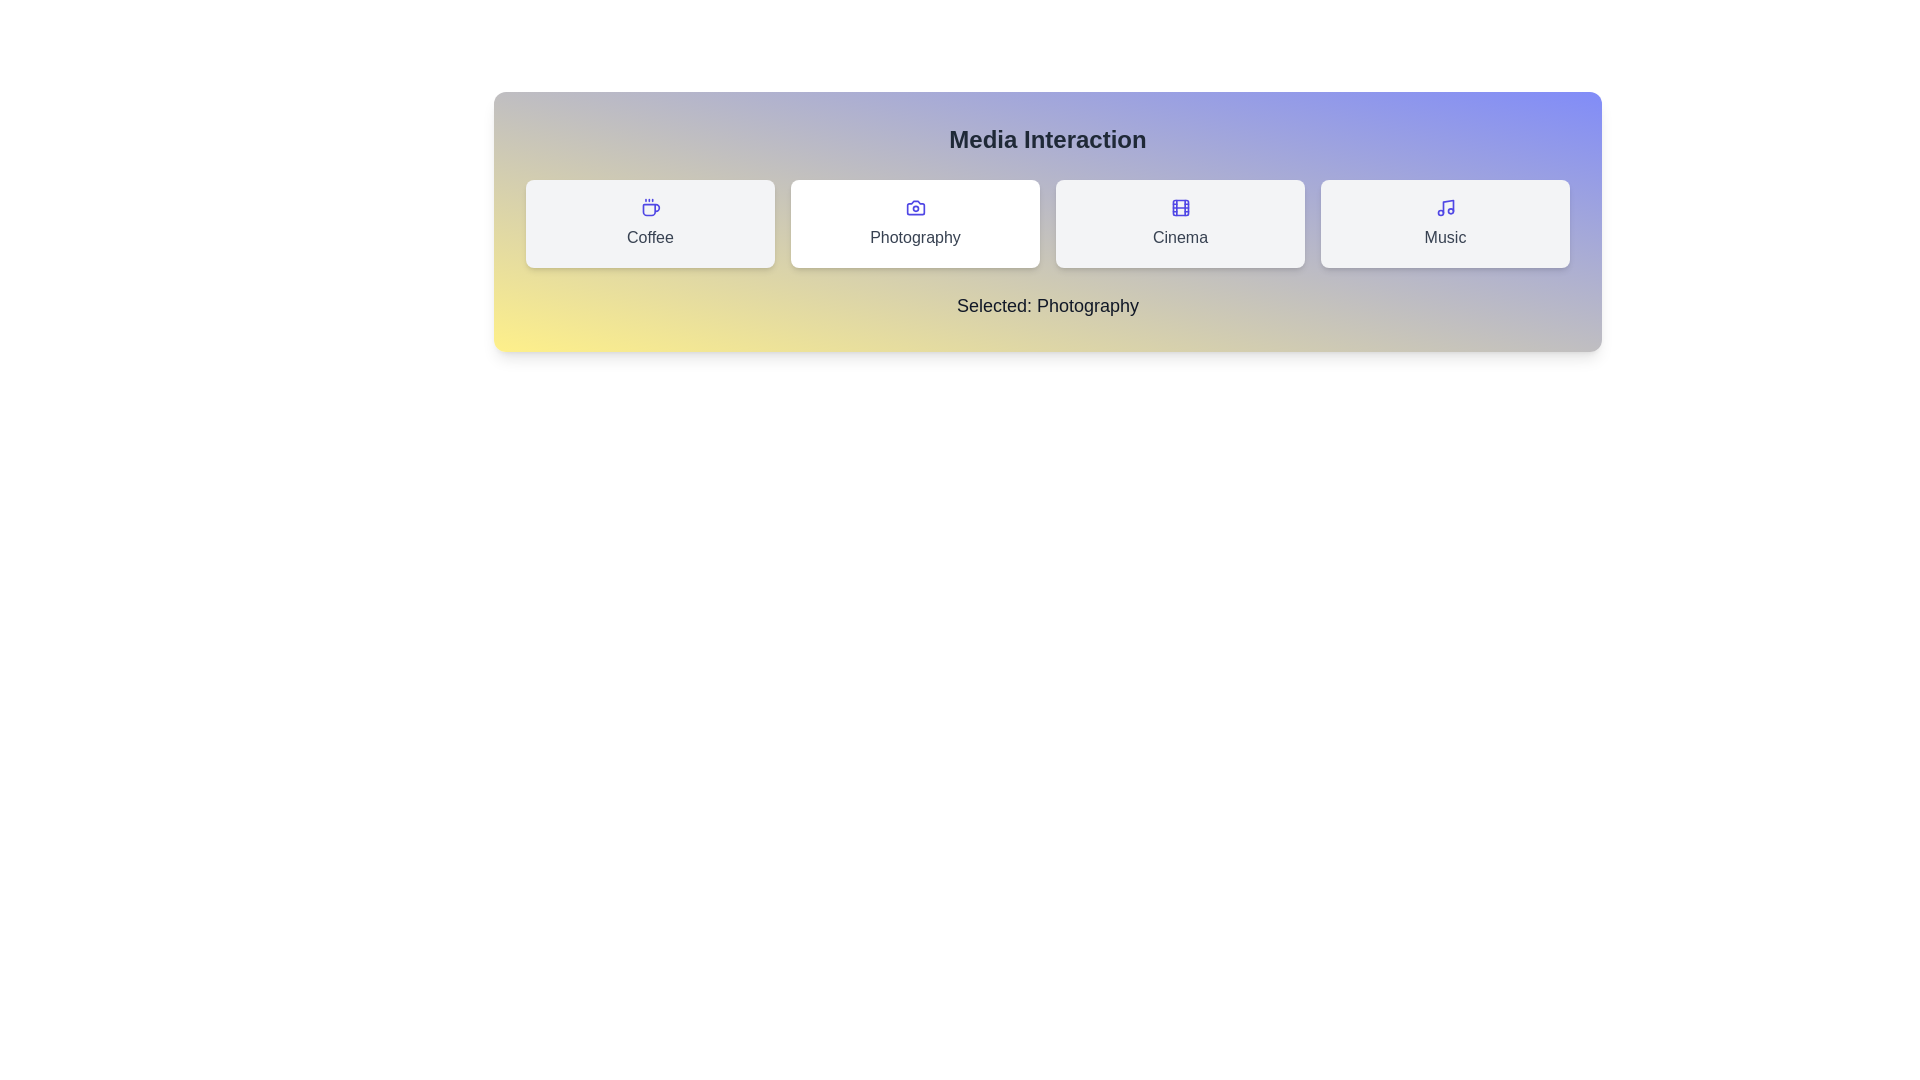 Image resolution: width=1920 pixels, height=1080 pixels. I want to click on the 'Cinema' text element, which is displayed in medium gray font within a rounded card below a grid icon, centrally aligned at the bottom of the third card in a horizontal list of four cards, so click(1180, 237).